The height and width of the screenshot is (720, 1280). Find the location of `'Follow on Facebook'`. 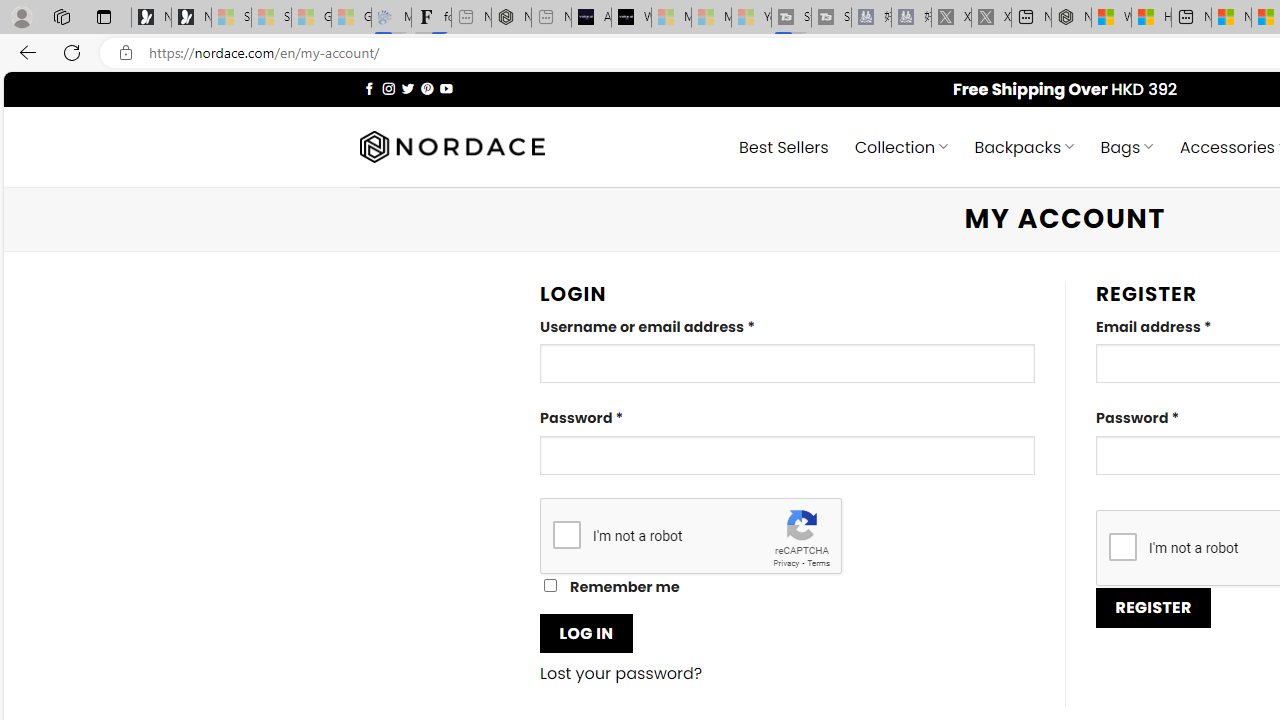

'Follow on Facebook' is located at coordinates (369, 87).